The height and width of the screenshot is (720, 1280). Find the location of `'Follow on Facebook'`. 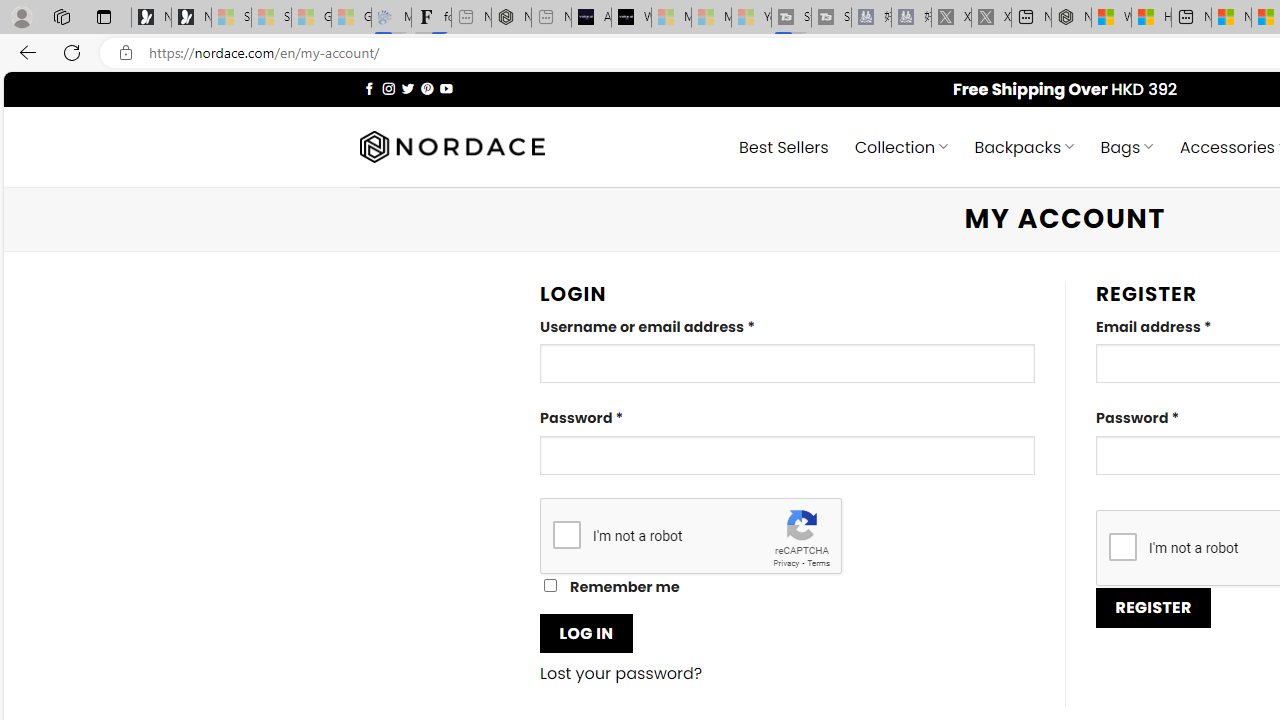

'Follow on Facebook' is located at coordinates (369, 87).